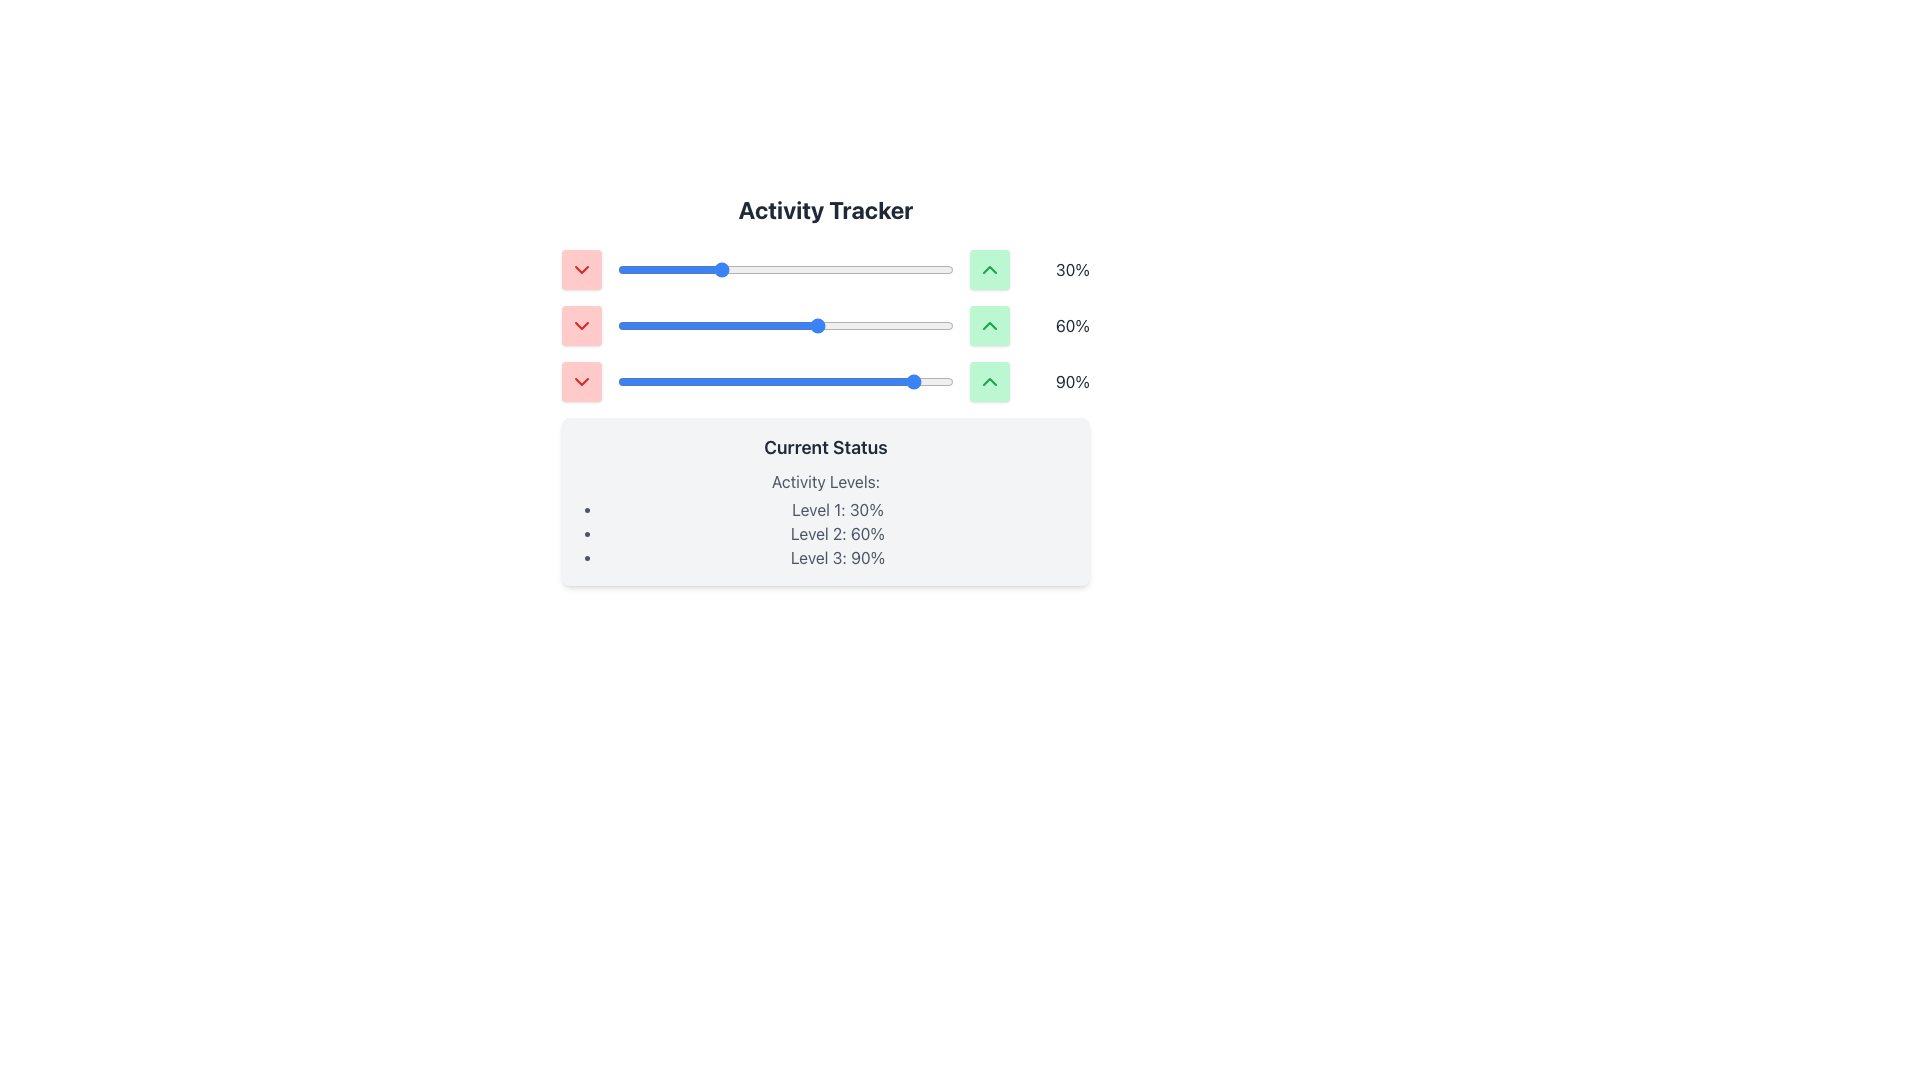 Image resolution: width=1920 pixels, height=1080 pixels. I want to click on slider, so click(727, 270).